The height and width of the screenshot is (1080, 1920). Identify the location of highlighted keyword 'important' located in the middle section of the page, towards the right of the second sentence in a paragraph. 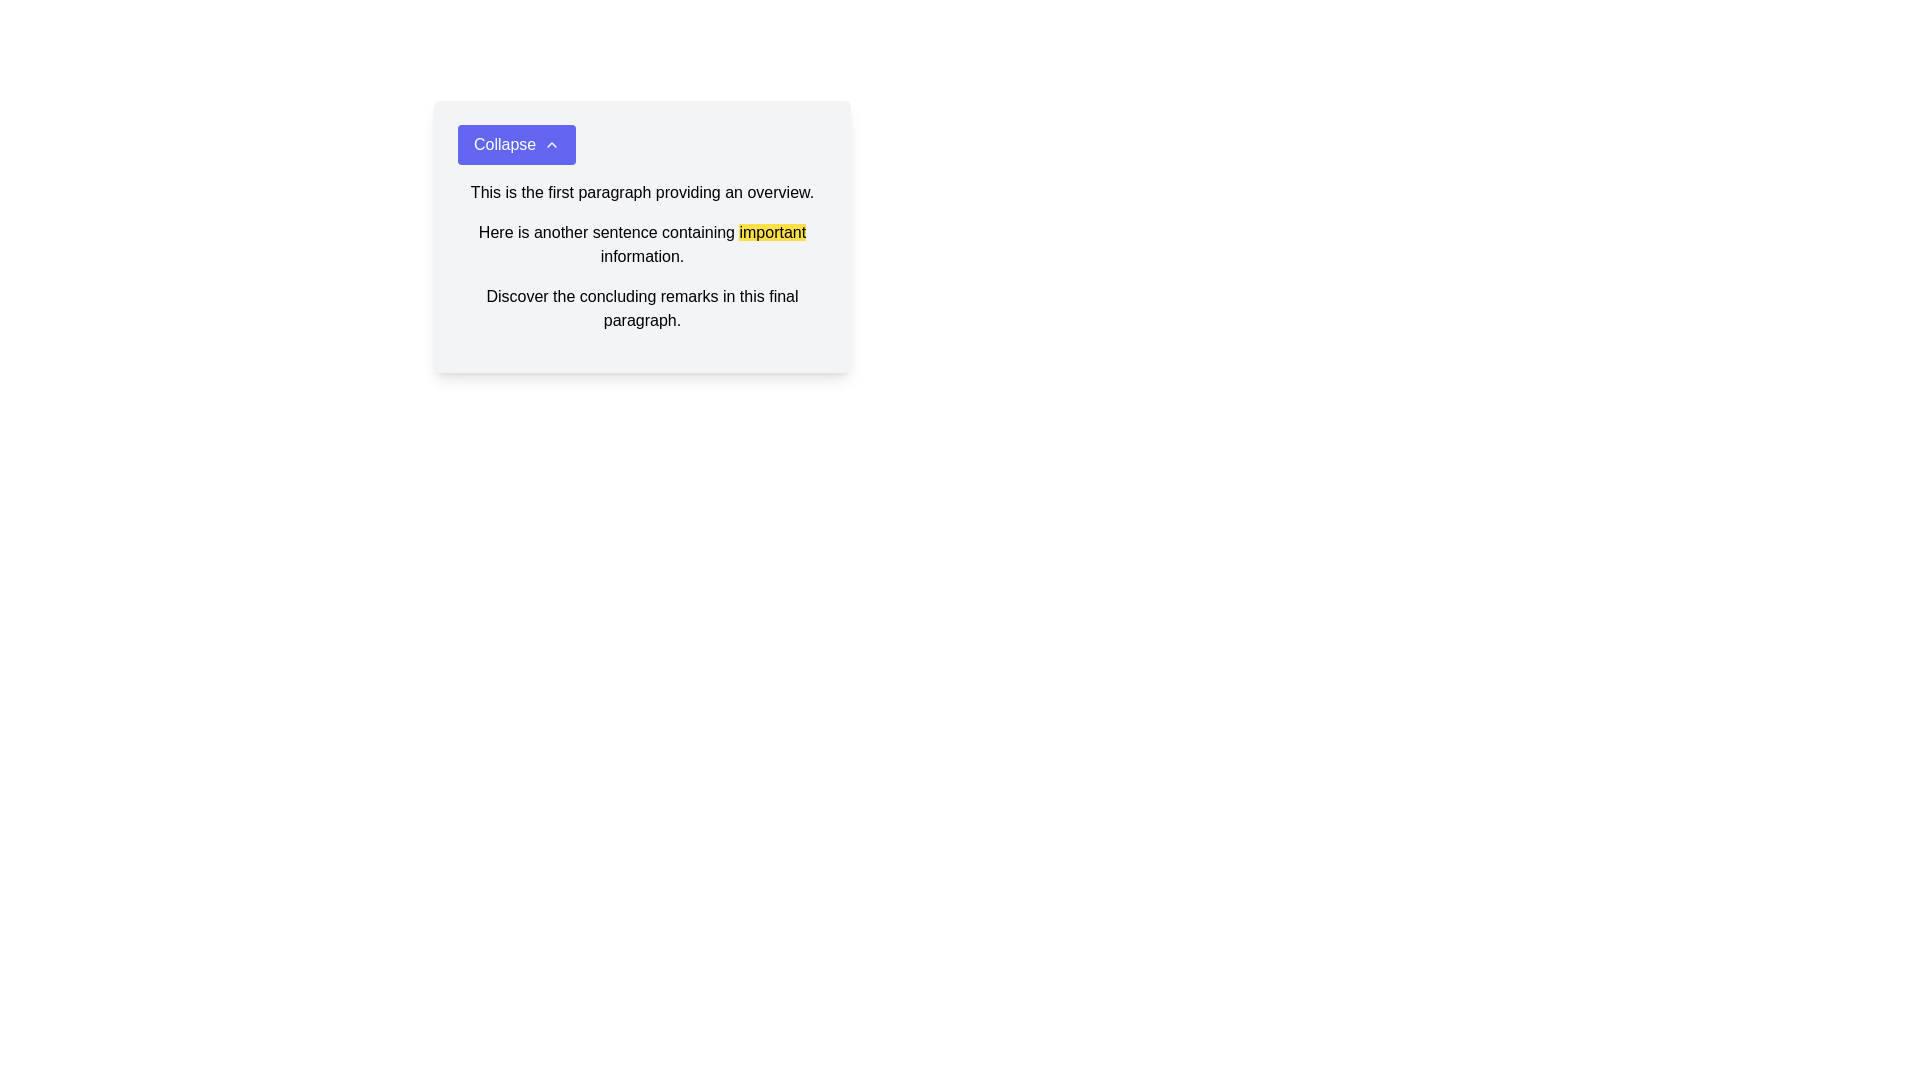
(771, 231).